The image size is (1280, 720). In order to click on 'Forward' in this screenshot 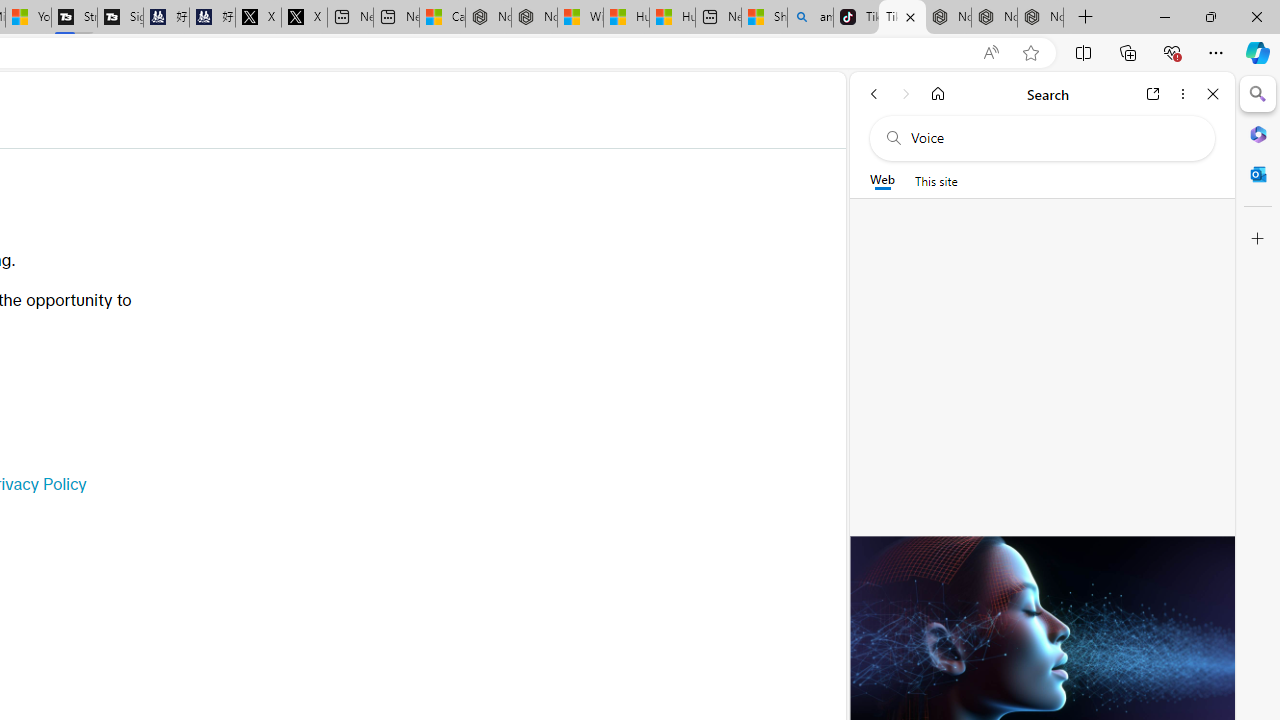, I will do `click(905, 93)`.